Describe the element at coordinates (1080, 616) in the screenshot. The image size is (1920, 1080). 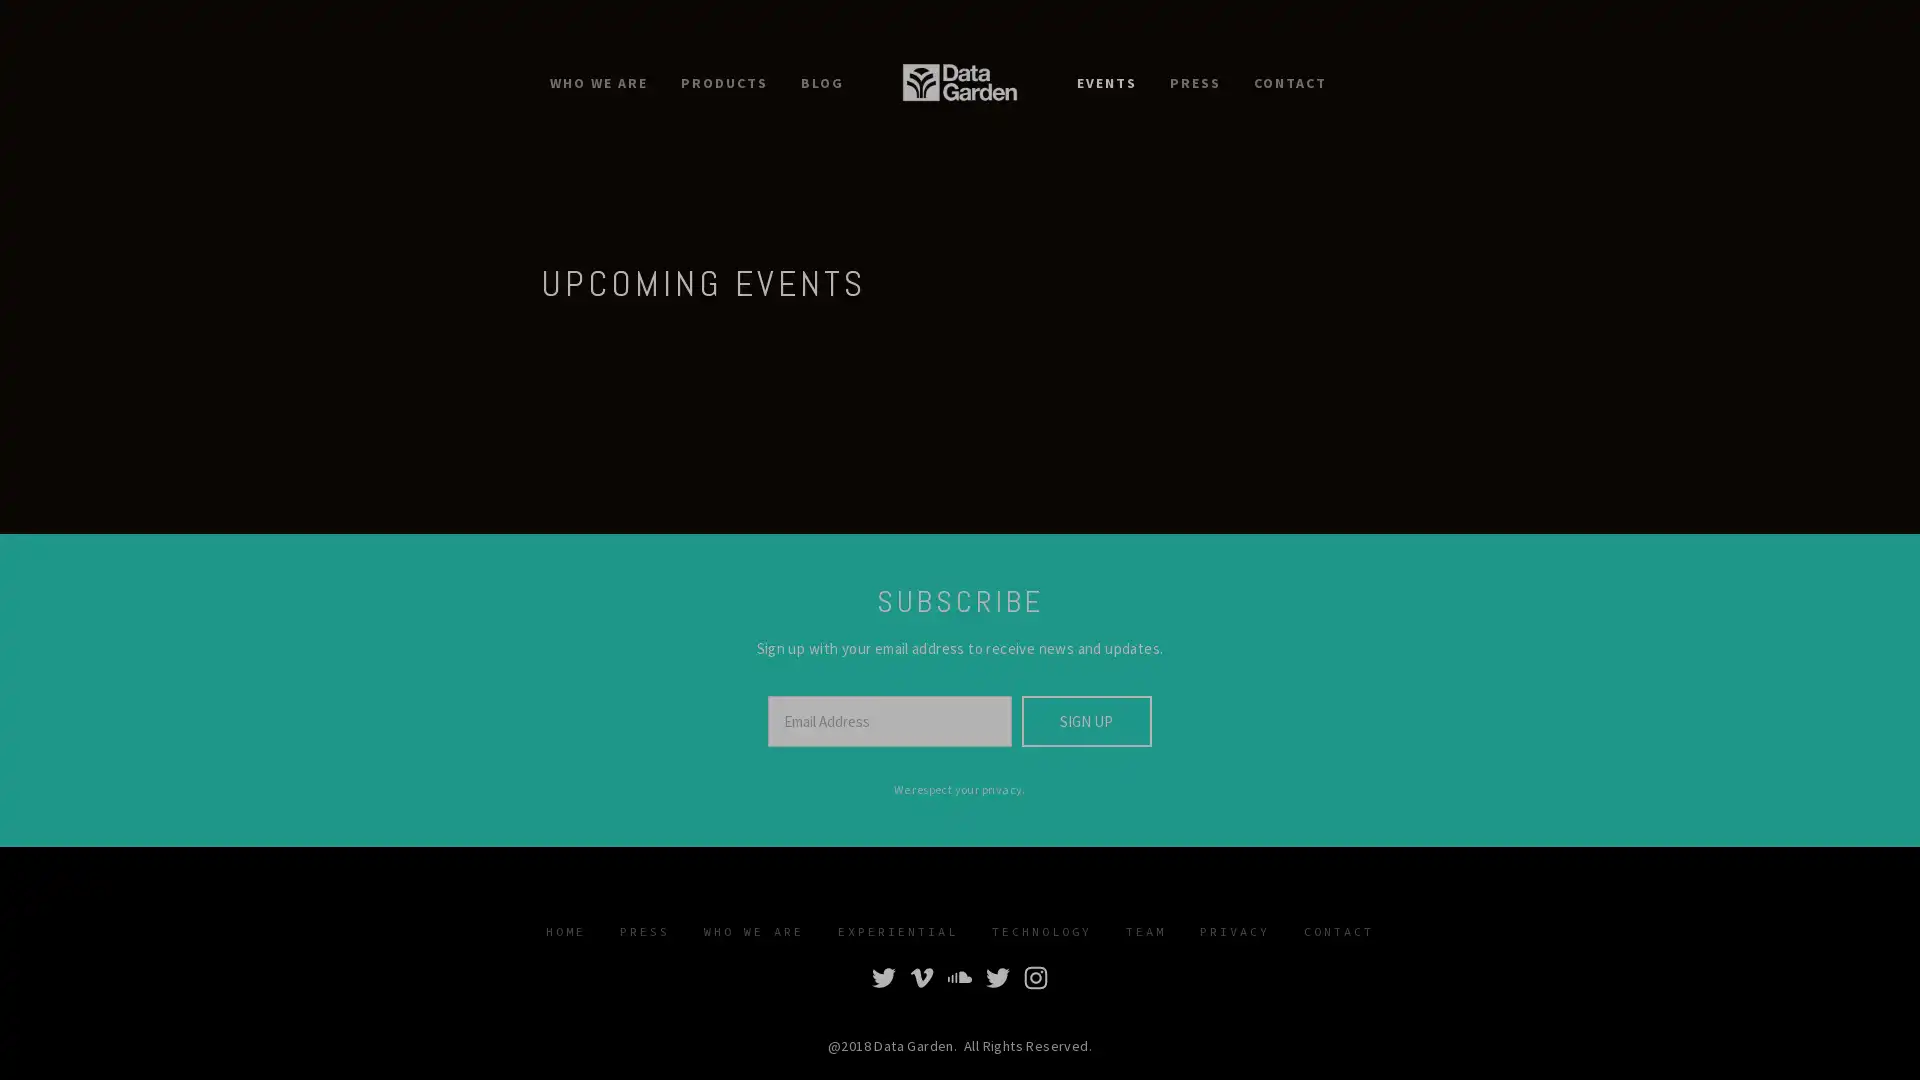
I see `Subscribe` at that location.